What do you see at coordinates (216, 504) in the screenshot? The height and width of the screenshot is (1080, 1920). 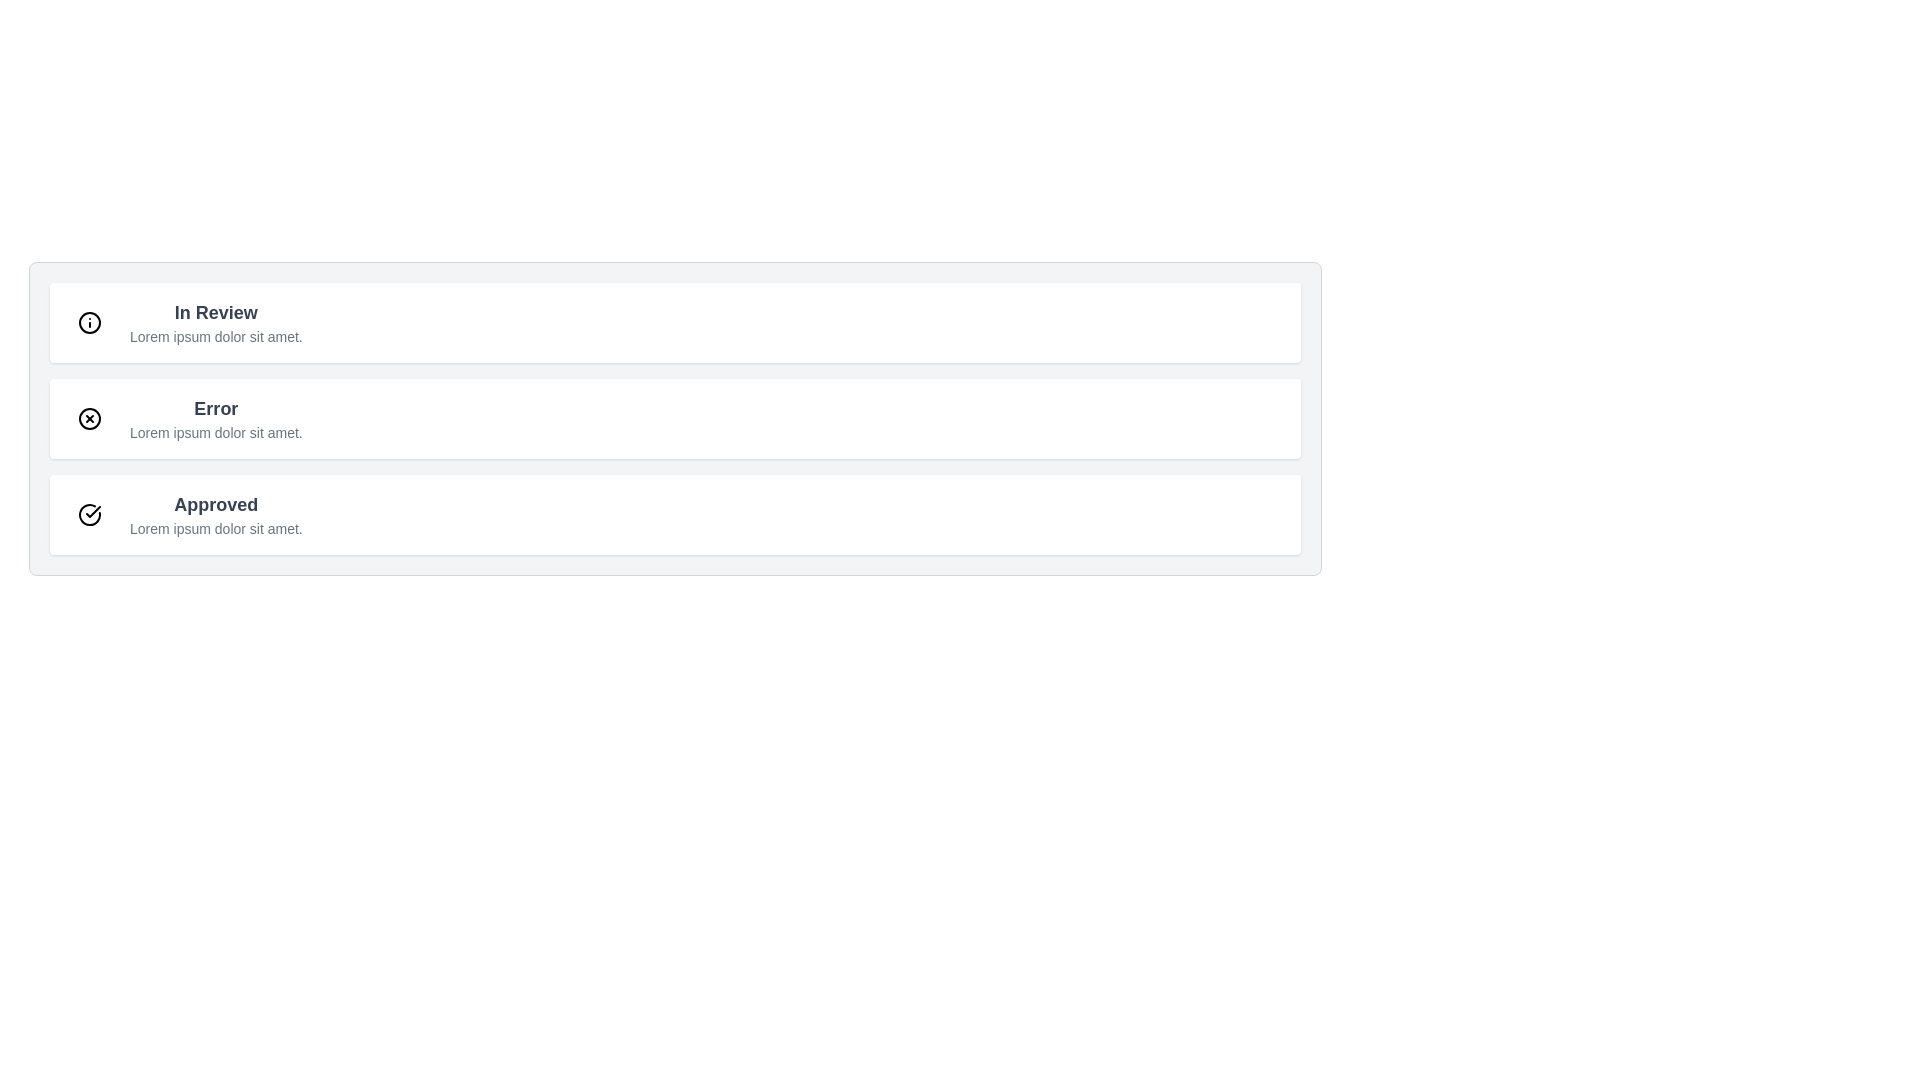 I see `the Static Text element displaying 'Approved', which is a bold gray label aligned to the left, located on the third row of approval statuses` at bounding box center [216, 504].